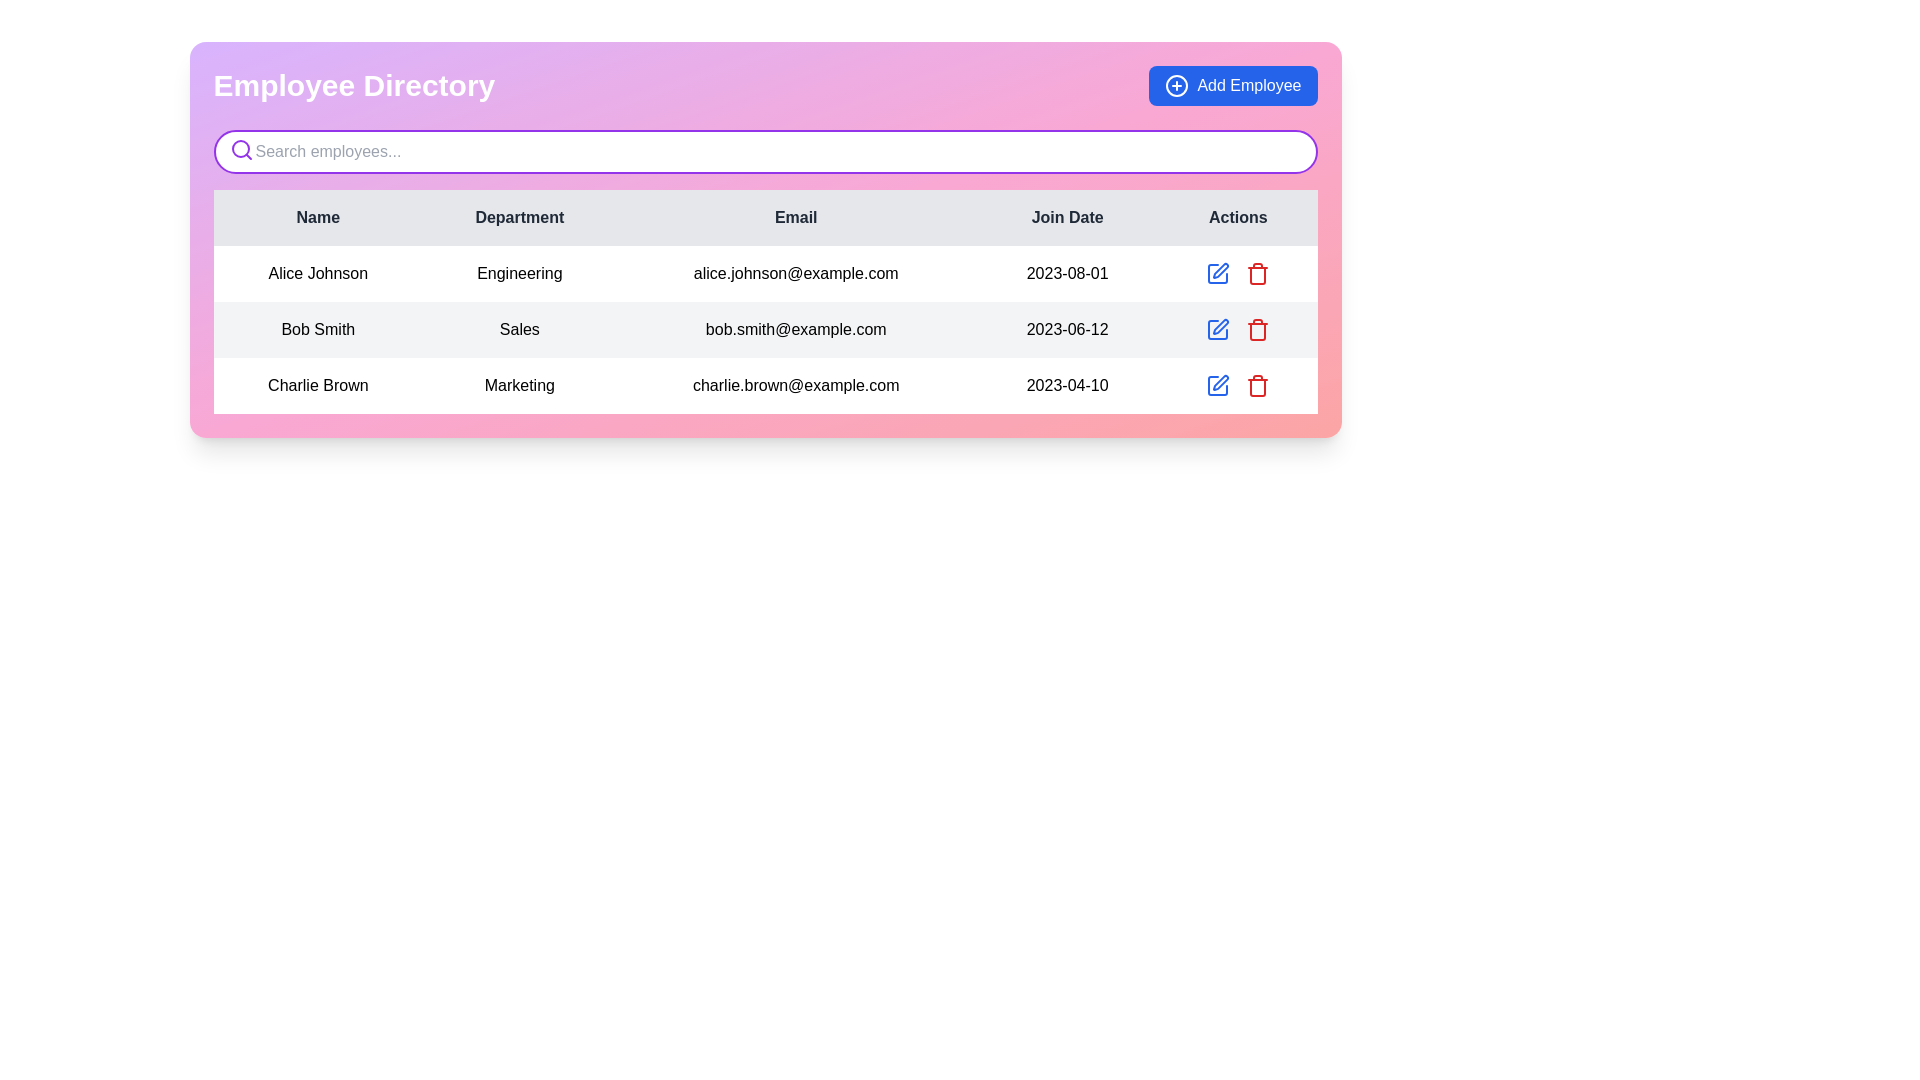 The height and width of the screenshot is (1080, 1920). I want to click on the 'Add Employee' button located in the top-right corner of the interface to observe the hover effects, so click(1232, 84).